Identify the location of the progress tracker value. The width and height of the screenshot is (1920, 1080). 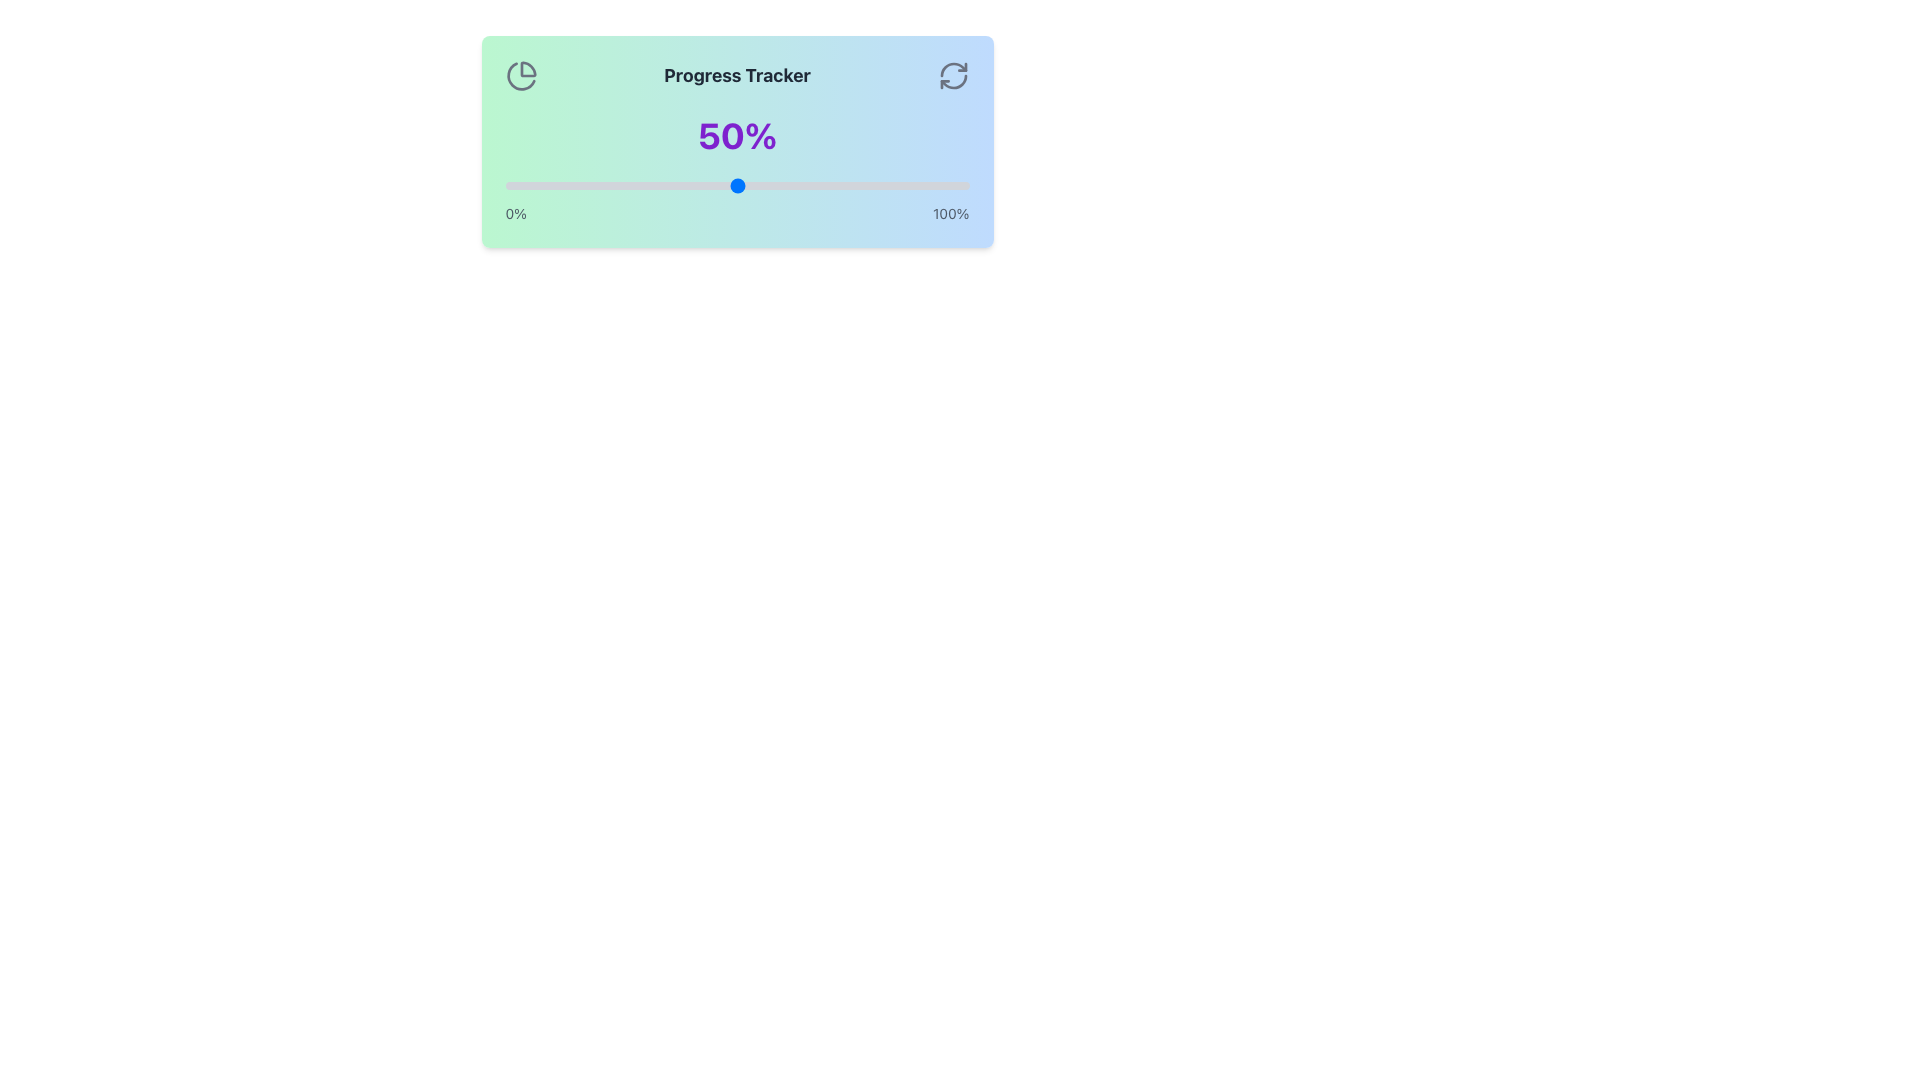
(519, 185).